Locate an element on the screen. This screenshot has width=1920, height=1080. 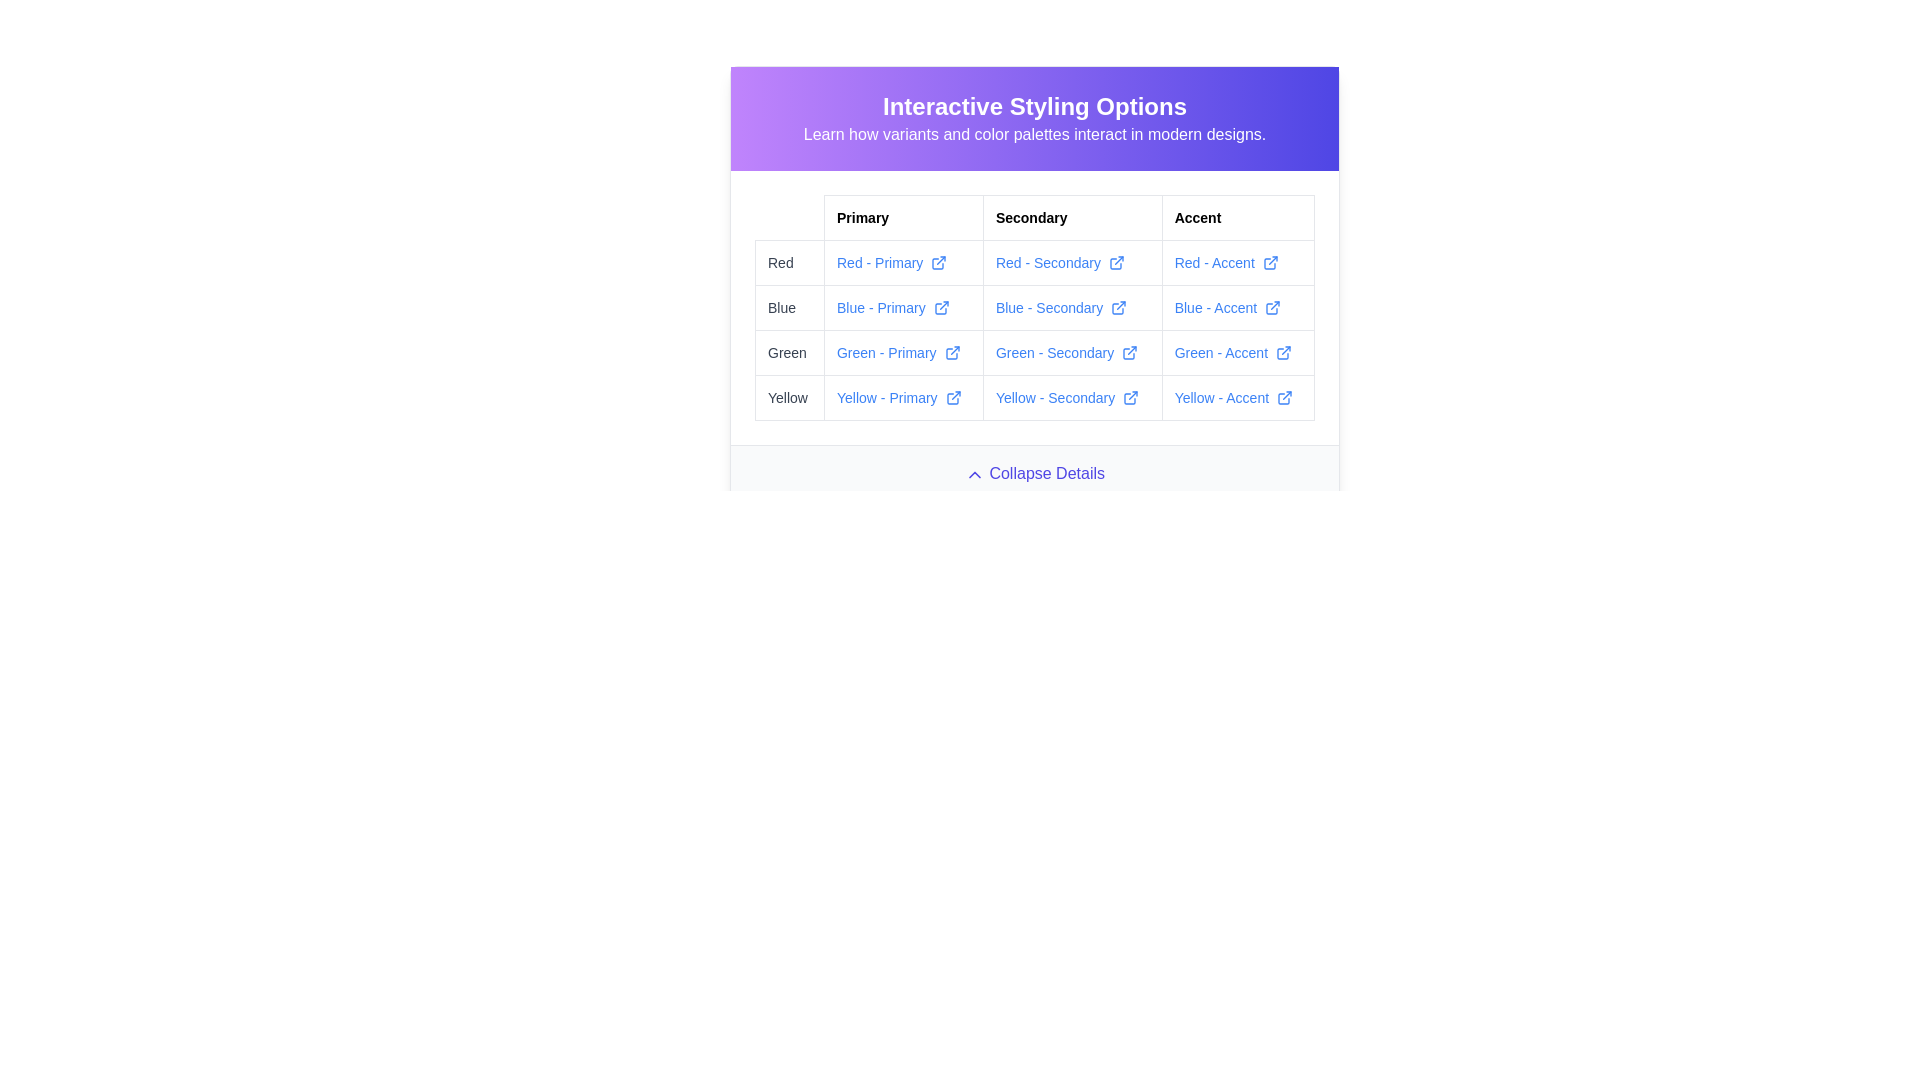
the hyperlink with an external link indicator located is located at coordinates (902, 352).